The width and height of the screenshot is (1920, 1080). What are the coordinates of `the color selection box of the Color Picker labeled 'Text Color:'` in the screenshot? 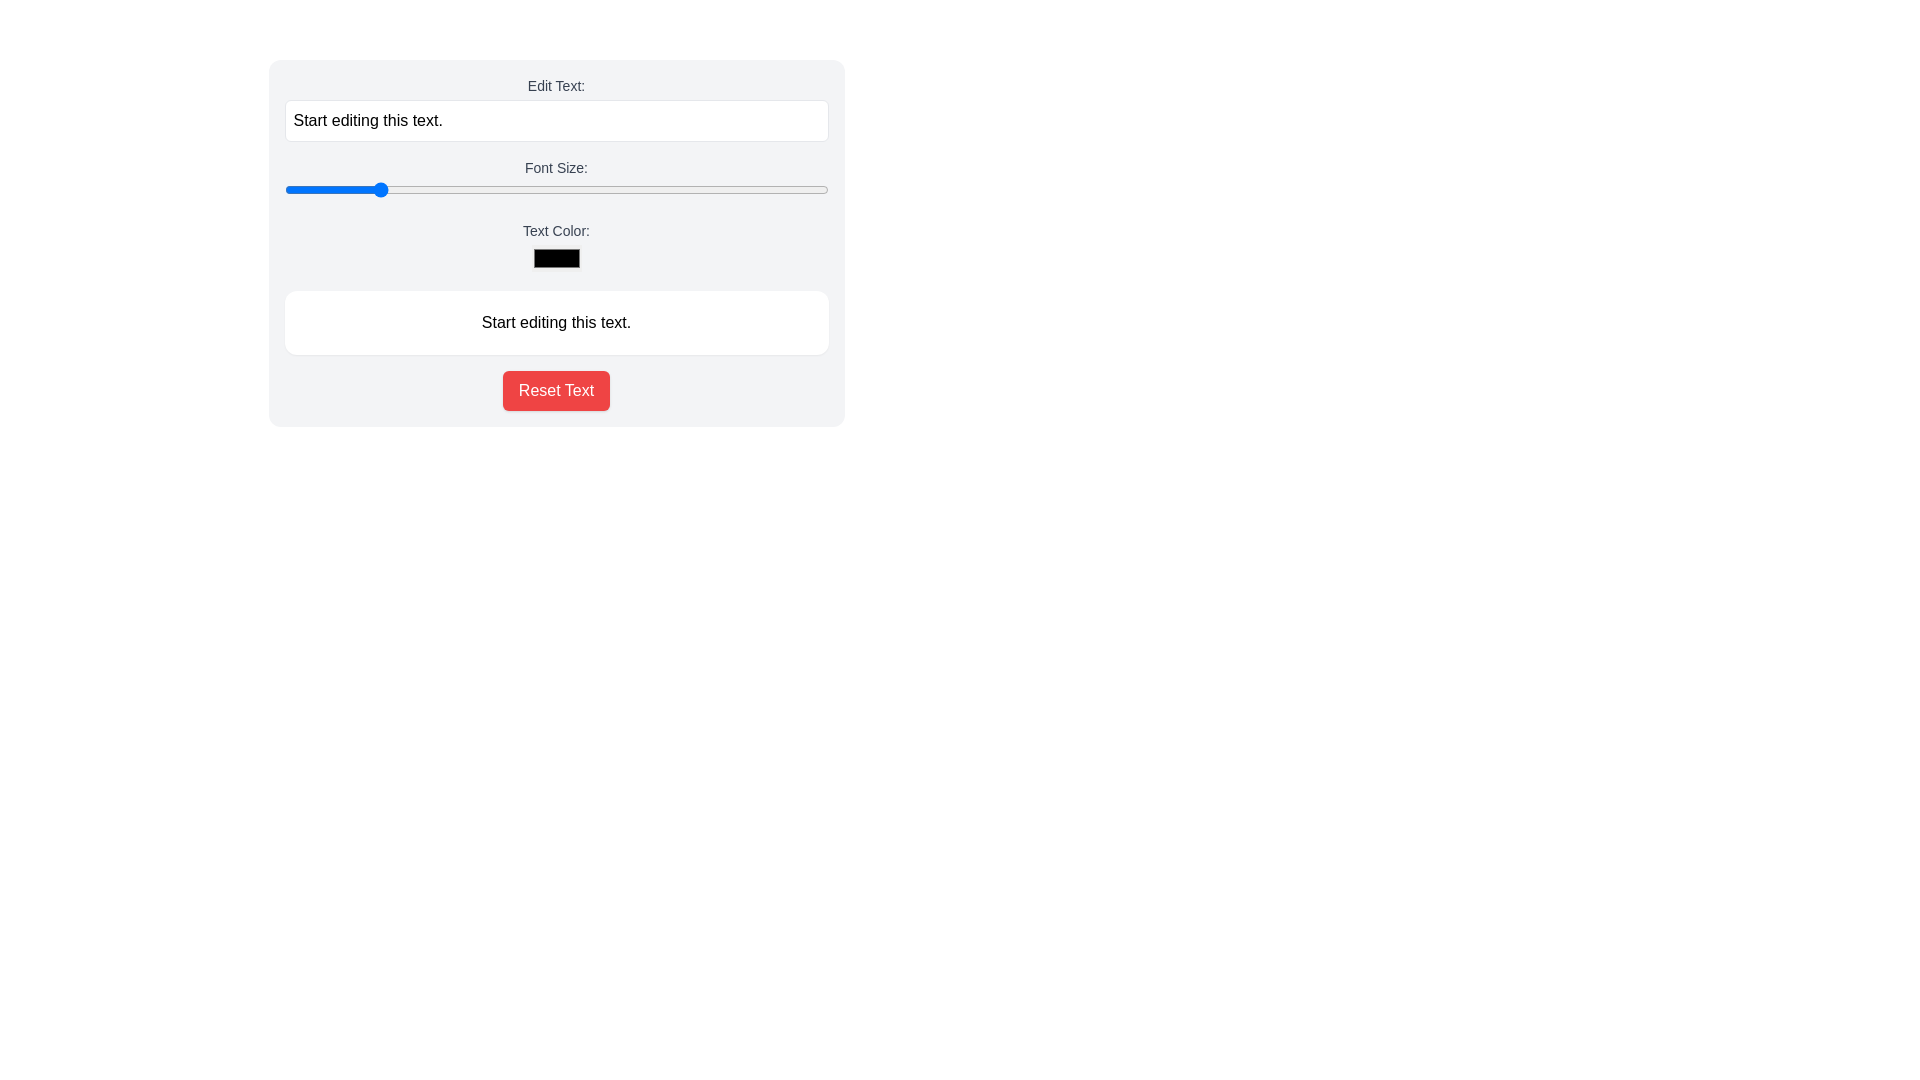 It's located at (556, 246).